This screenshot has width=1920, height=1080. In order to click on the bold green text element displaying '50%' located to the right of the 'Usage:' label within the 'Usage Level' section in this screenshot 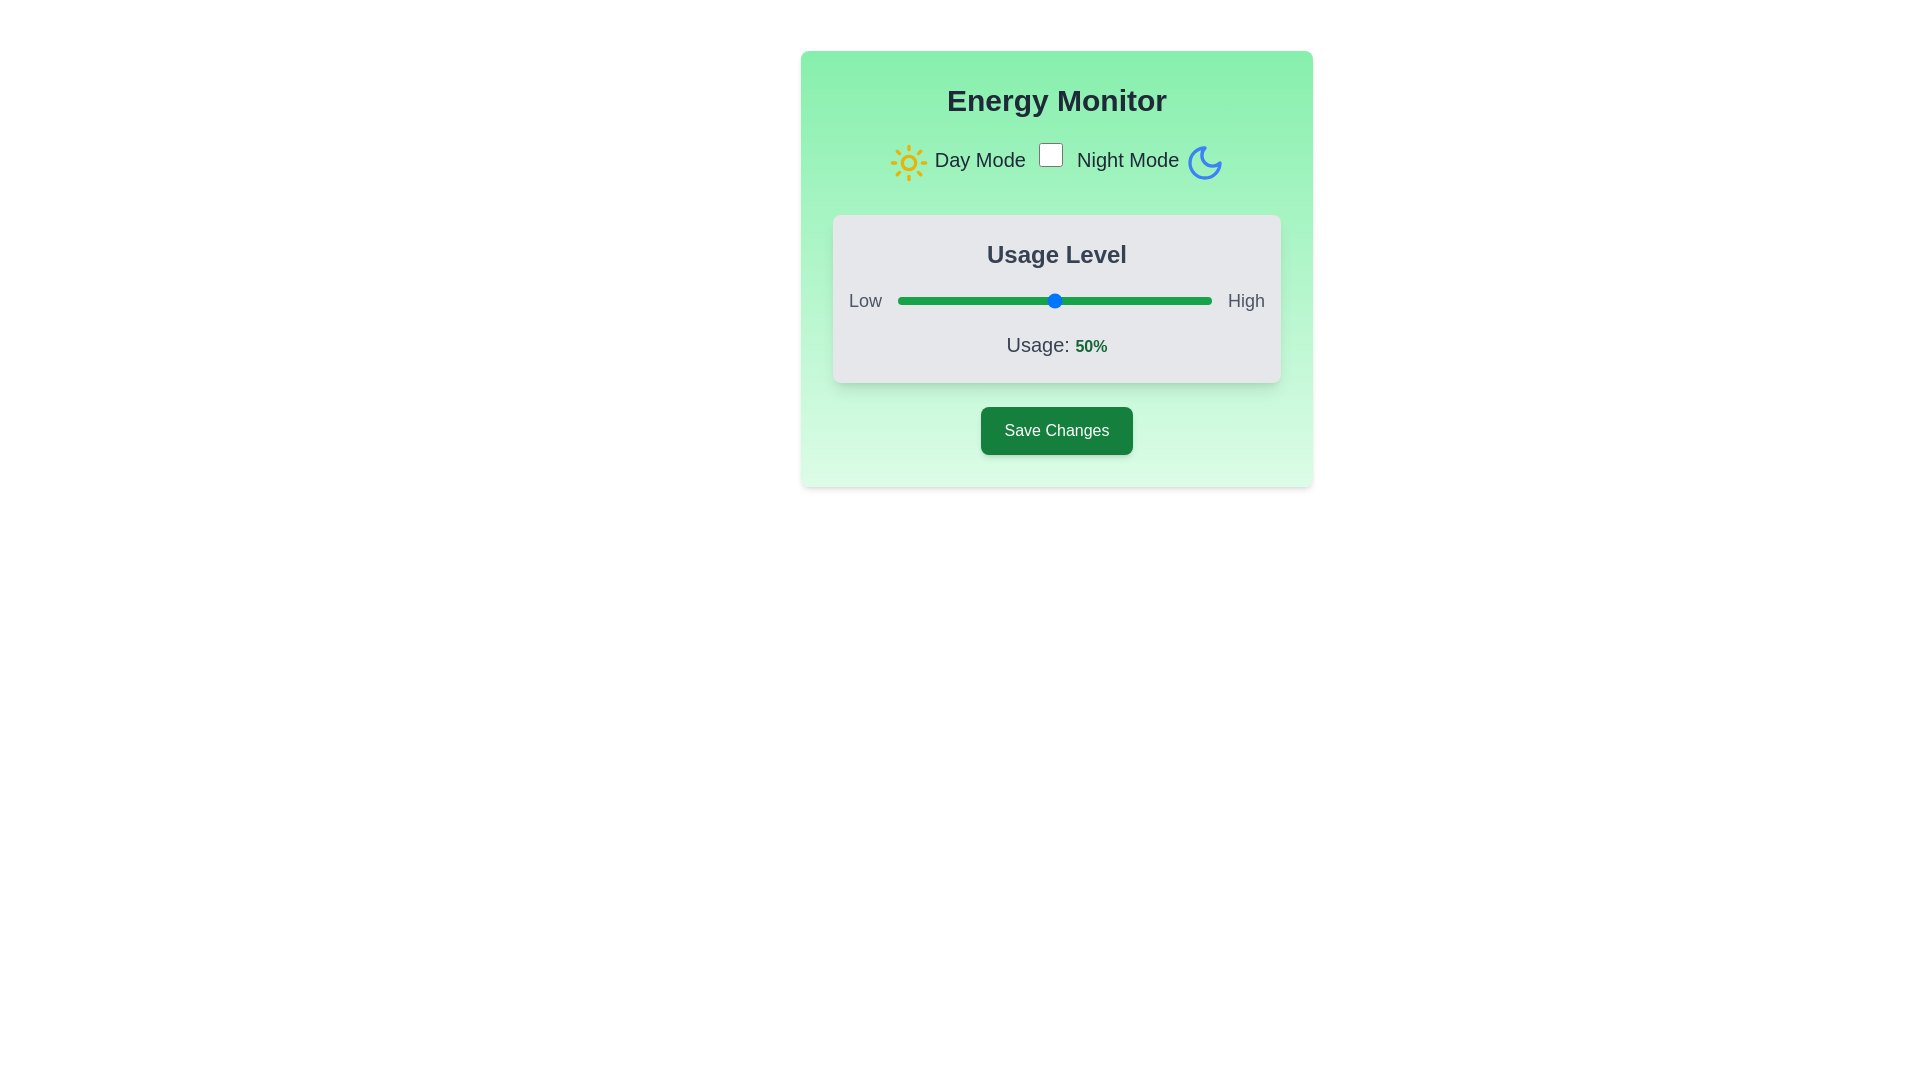, I will do `click(1090, 345)`.